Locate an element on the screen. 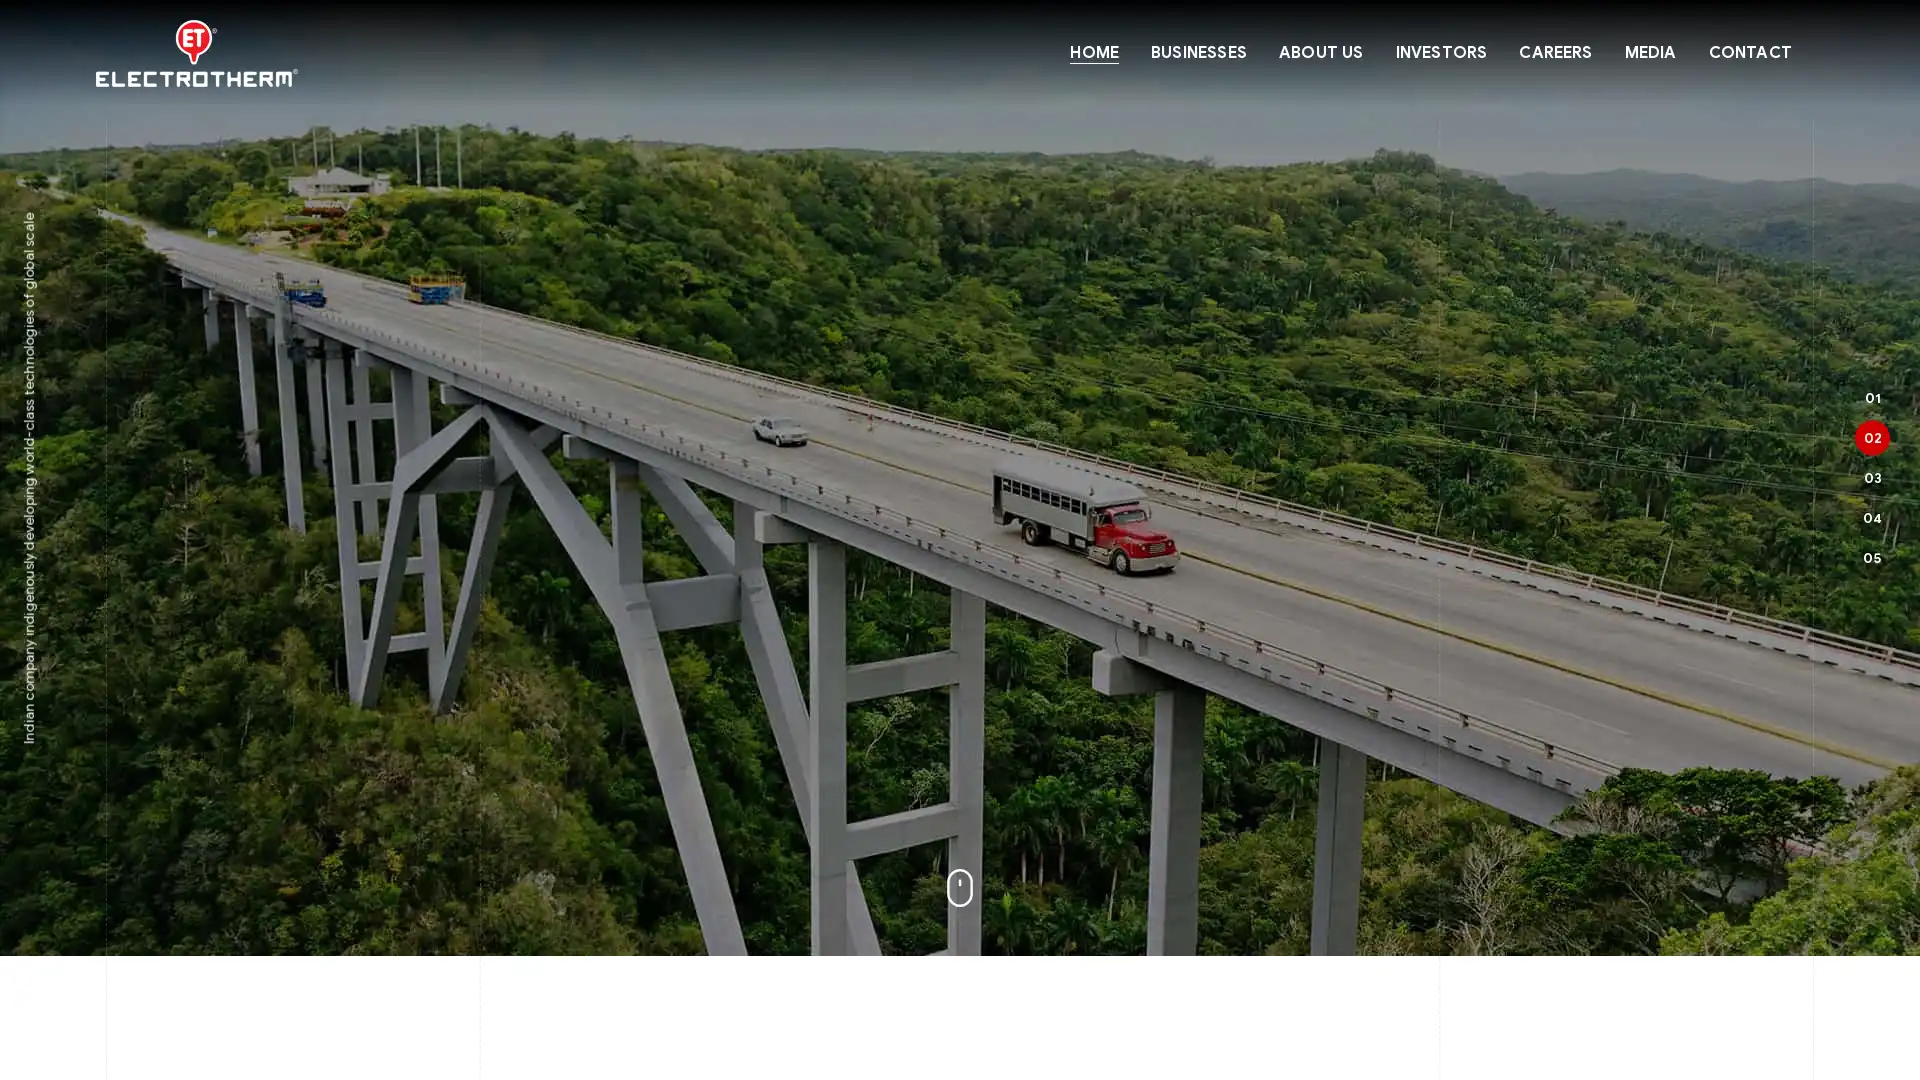 This screenshot has width=1920, height=1080. Mouse Image is located at coordinates (958, 886).